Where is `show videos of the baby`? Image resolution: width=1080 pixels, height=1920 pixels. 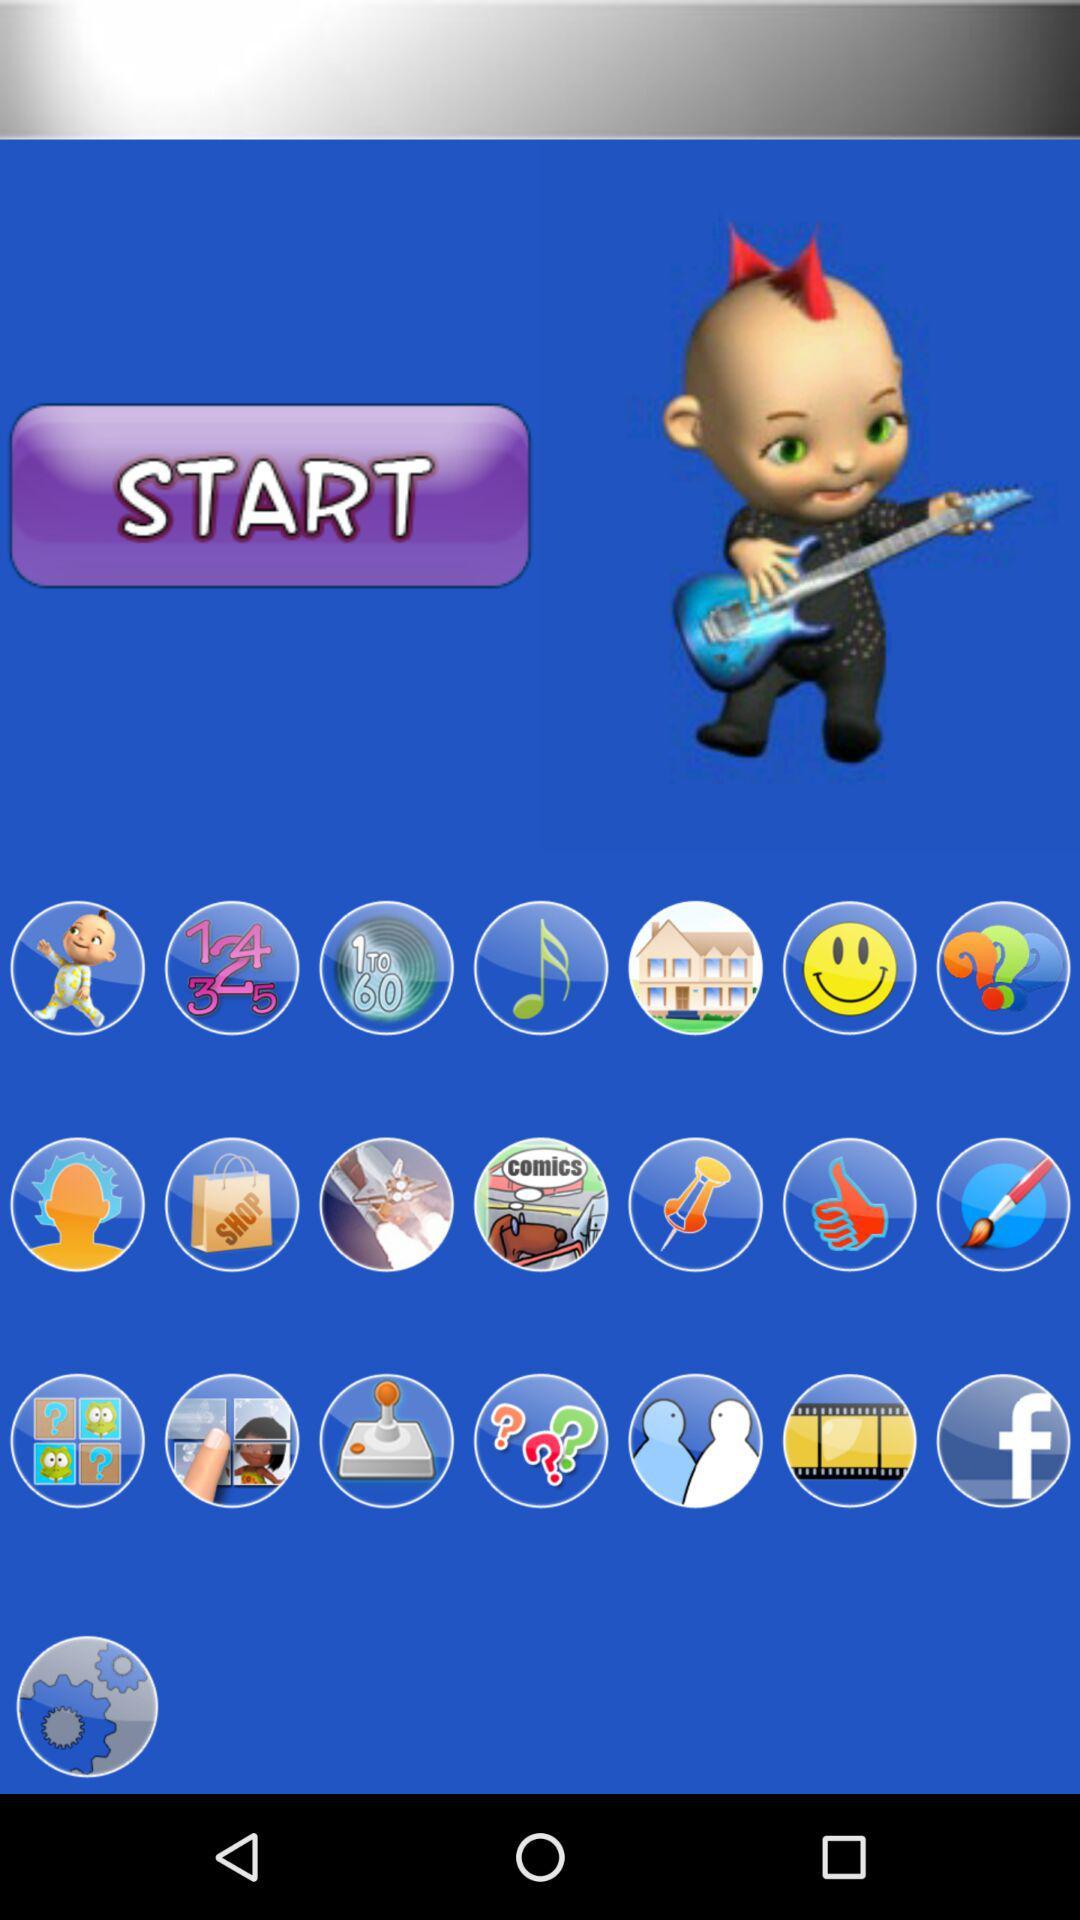 show videos of the baby is located at coordinates (849, 1441).